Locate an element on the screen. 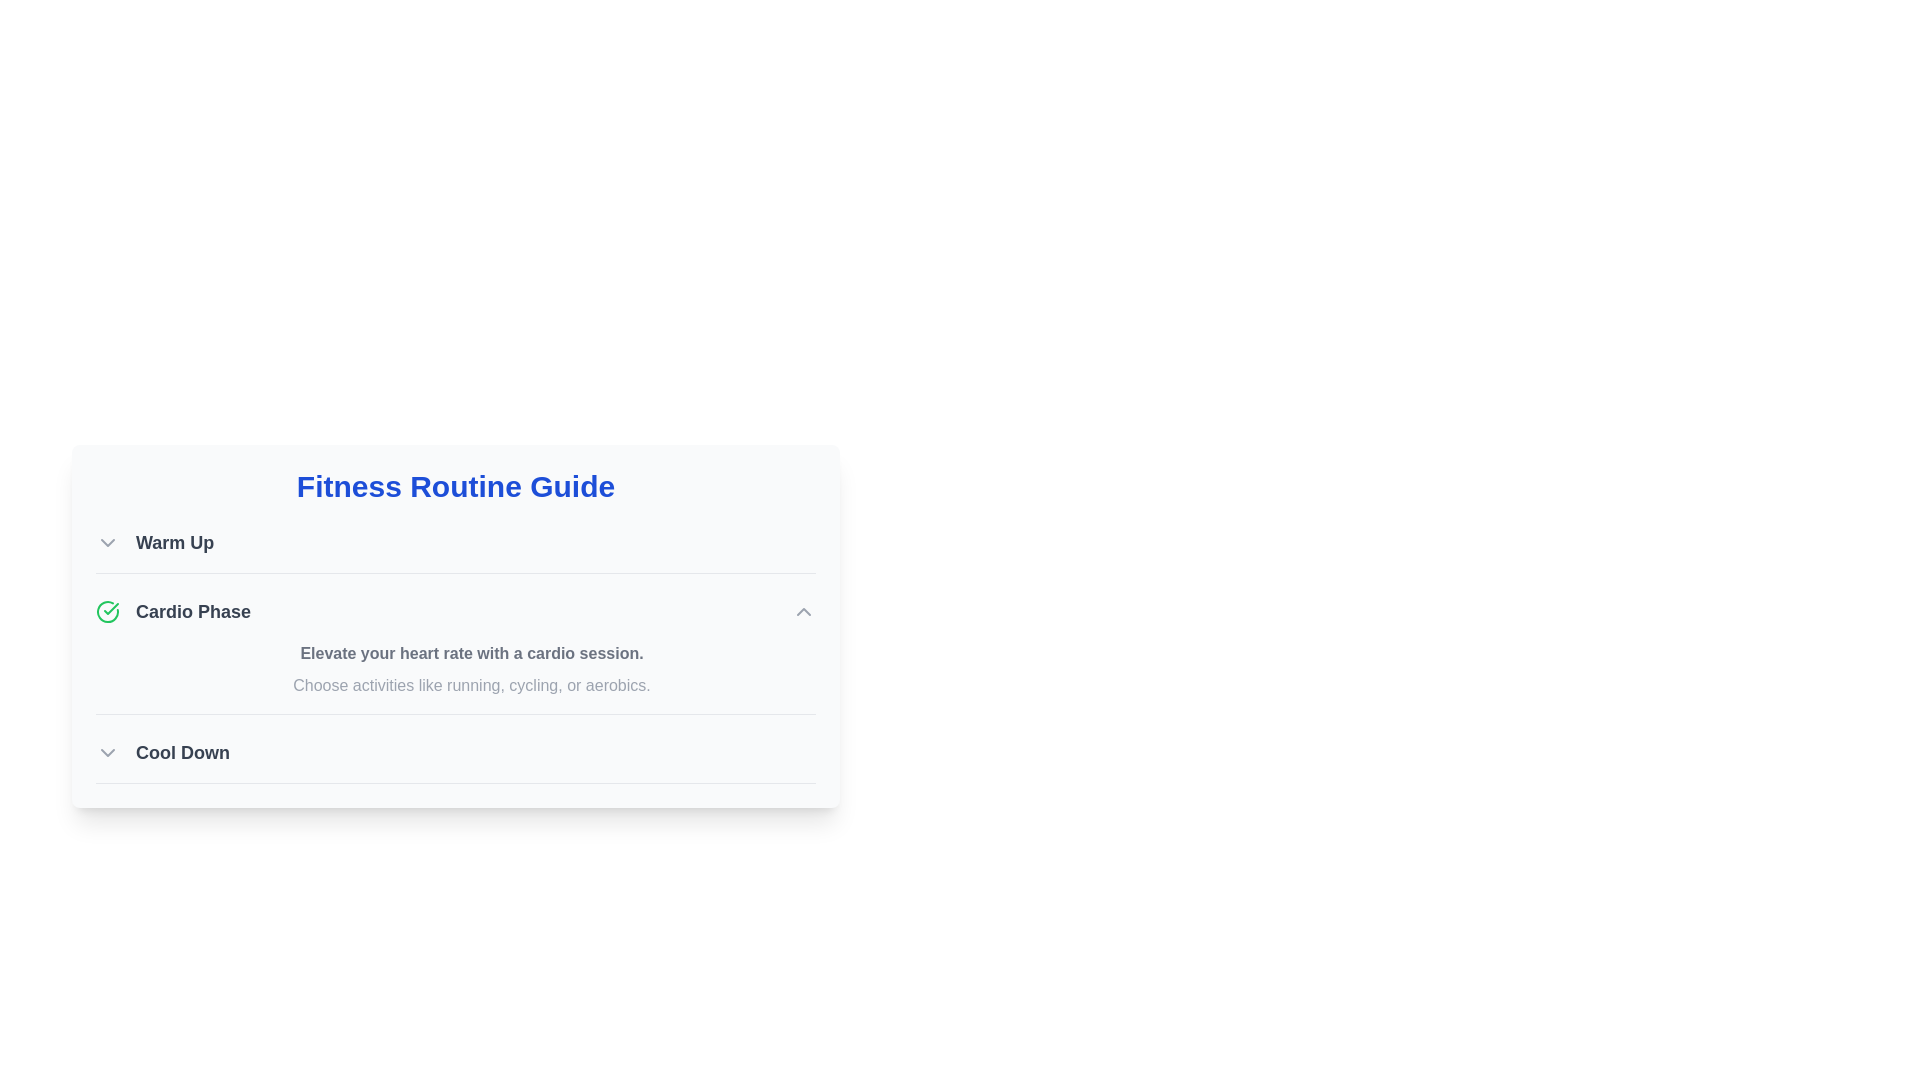 The height and width of the screenshot is (1080, 1920). the chevron icon on the far right-hand side of the 'Cardio Phase' section header to possibly reveal a tooltip or change its appearance is located at coordinates (804, 611).